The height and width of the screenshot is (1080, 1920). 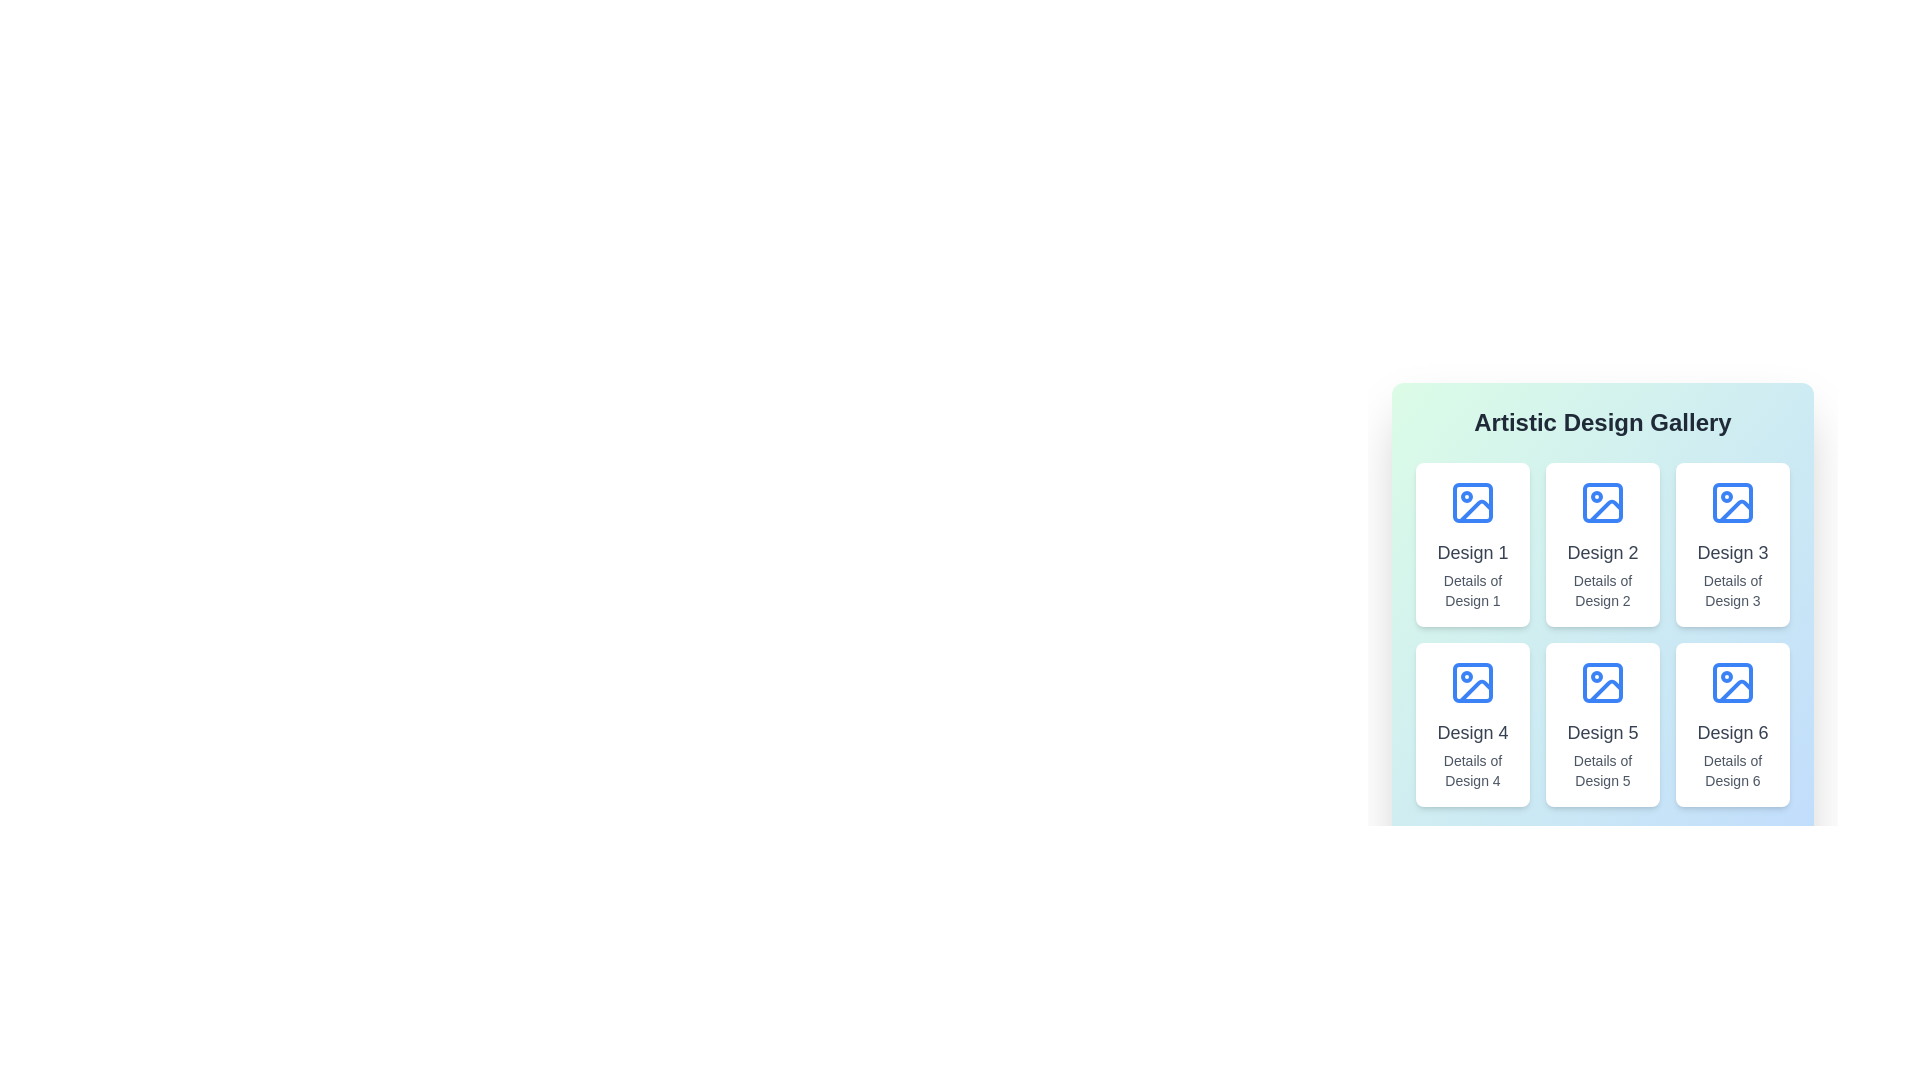 What do you see at coordinates (1603, 732) in the screenshot?
I see `text displayed in the title label of the fifth card in the grid, located above 'Details of Design 5' and below the image placeholder icon` at bounding box center [1603, 732].